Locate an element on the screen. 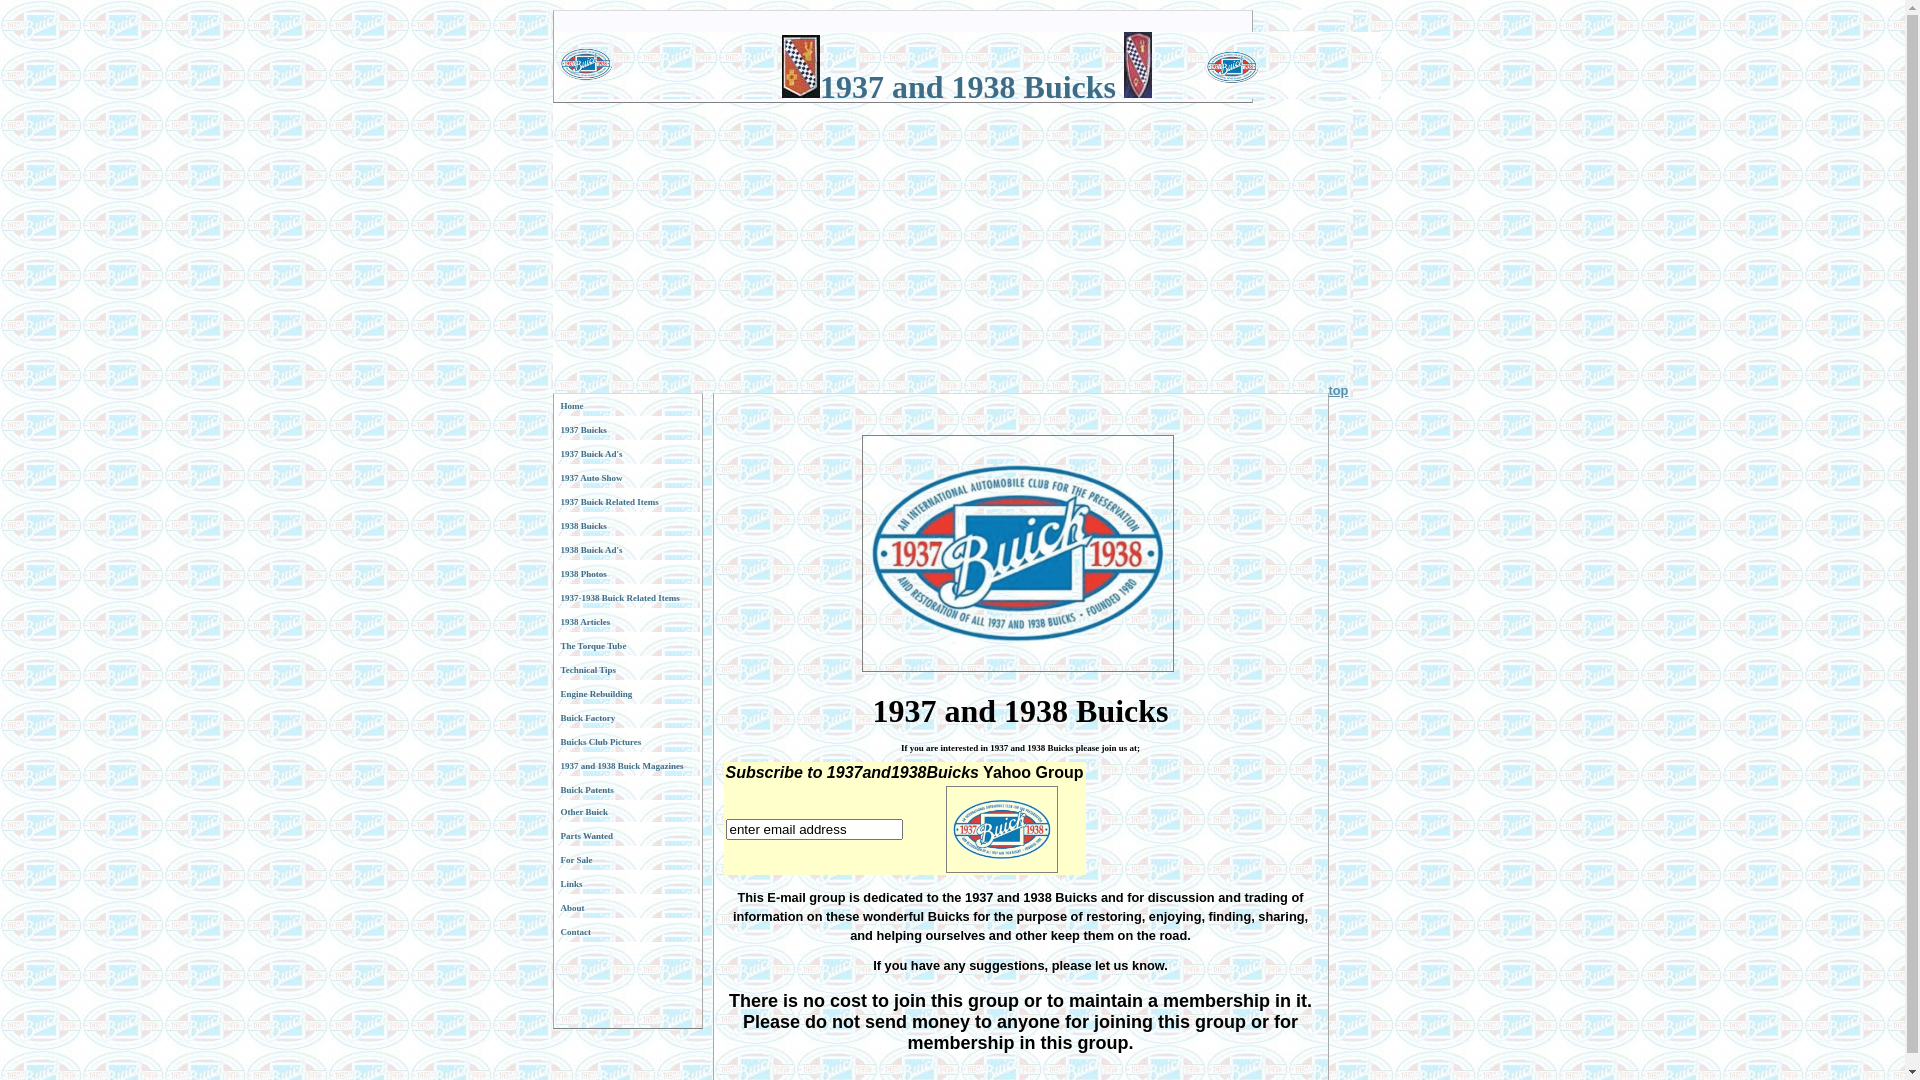  'Parts Wanted' is located at coordinates (626, 836).